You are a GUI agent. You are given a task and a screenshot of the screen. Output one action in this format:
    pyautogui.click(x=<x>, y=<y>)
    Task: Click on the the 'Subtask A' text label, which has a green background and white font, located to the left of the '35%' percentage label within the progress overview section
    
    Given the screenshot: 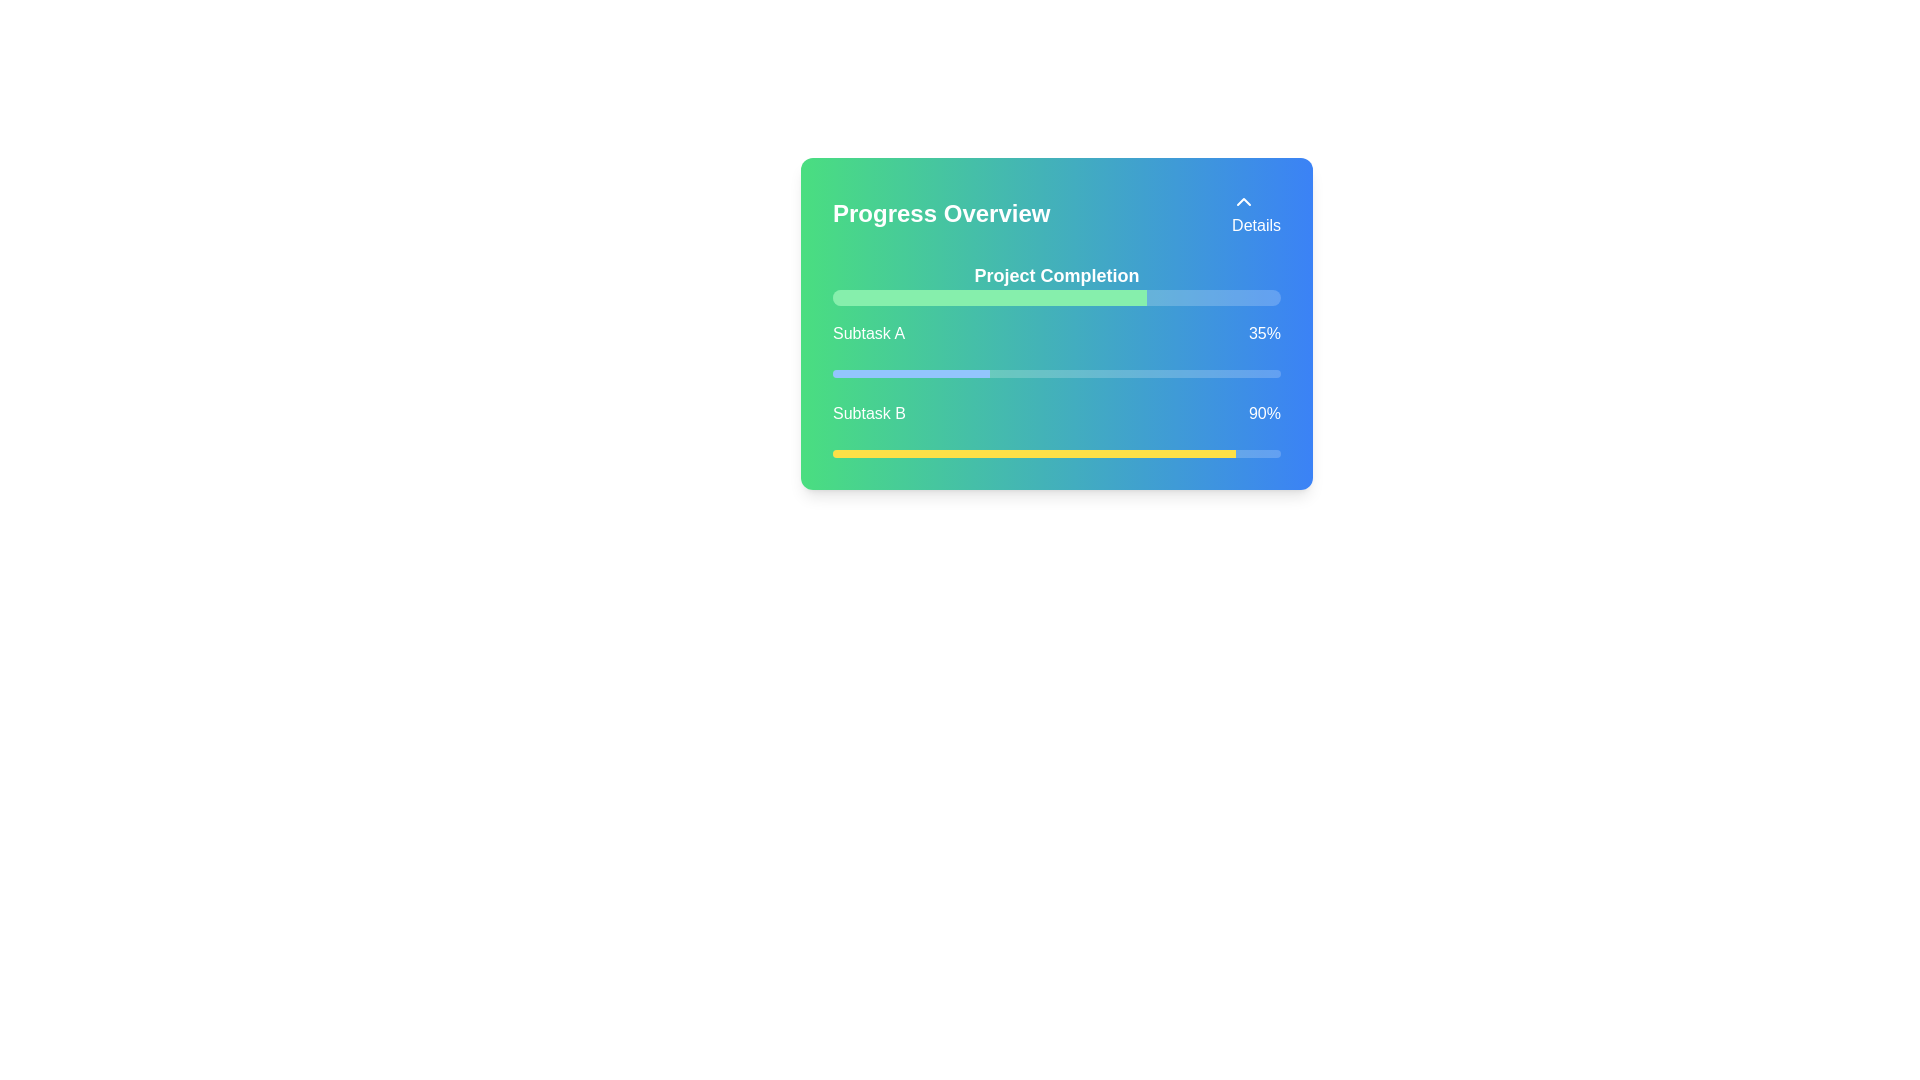 What is the action you would take?
    pyautogui.click(x=868, y=333)
    